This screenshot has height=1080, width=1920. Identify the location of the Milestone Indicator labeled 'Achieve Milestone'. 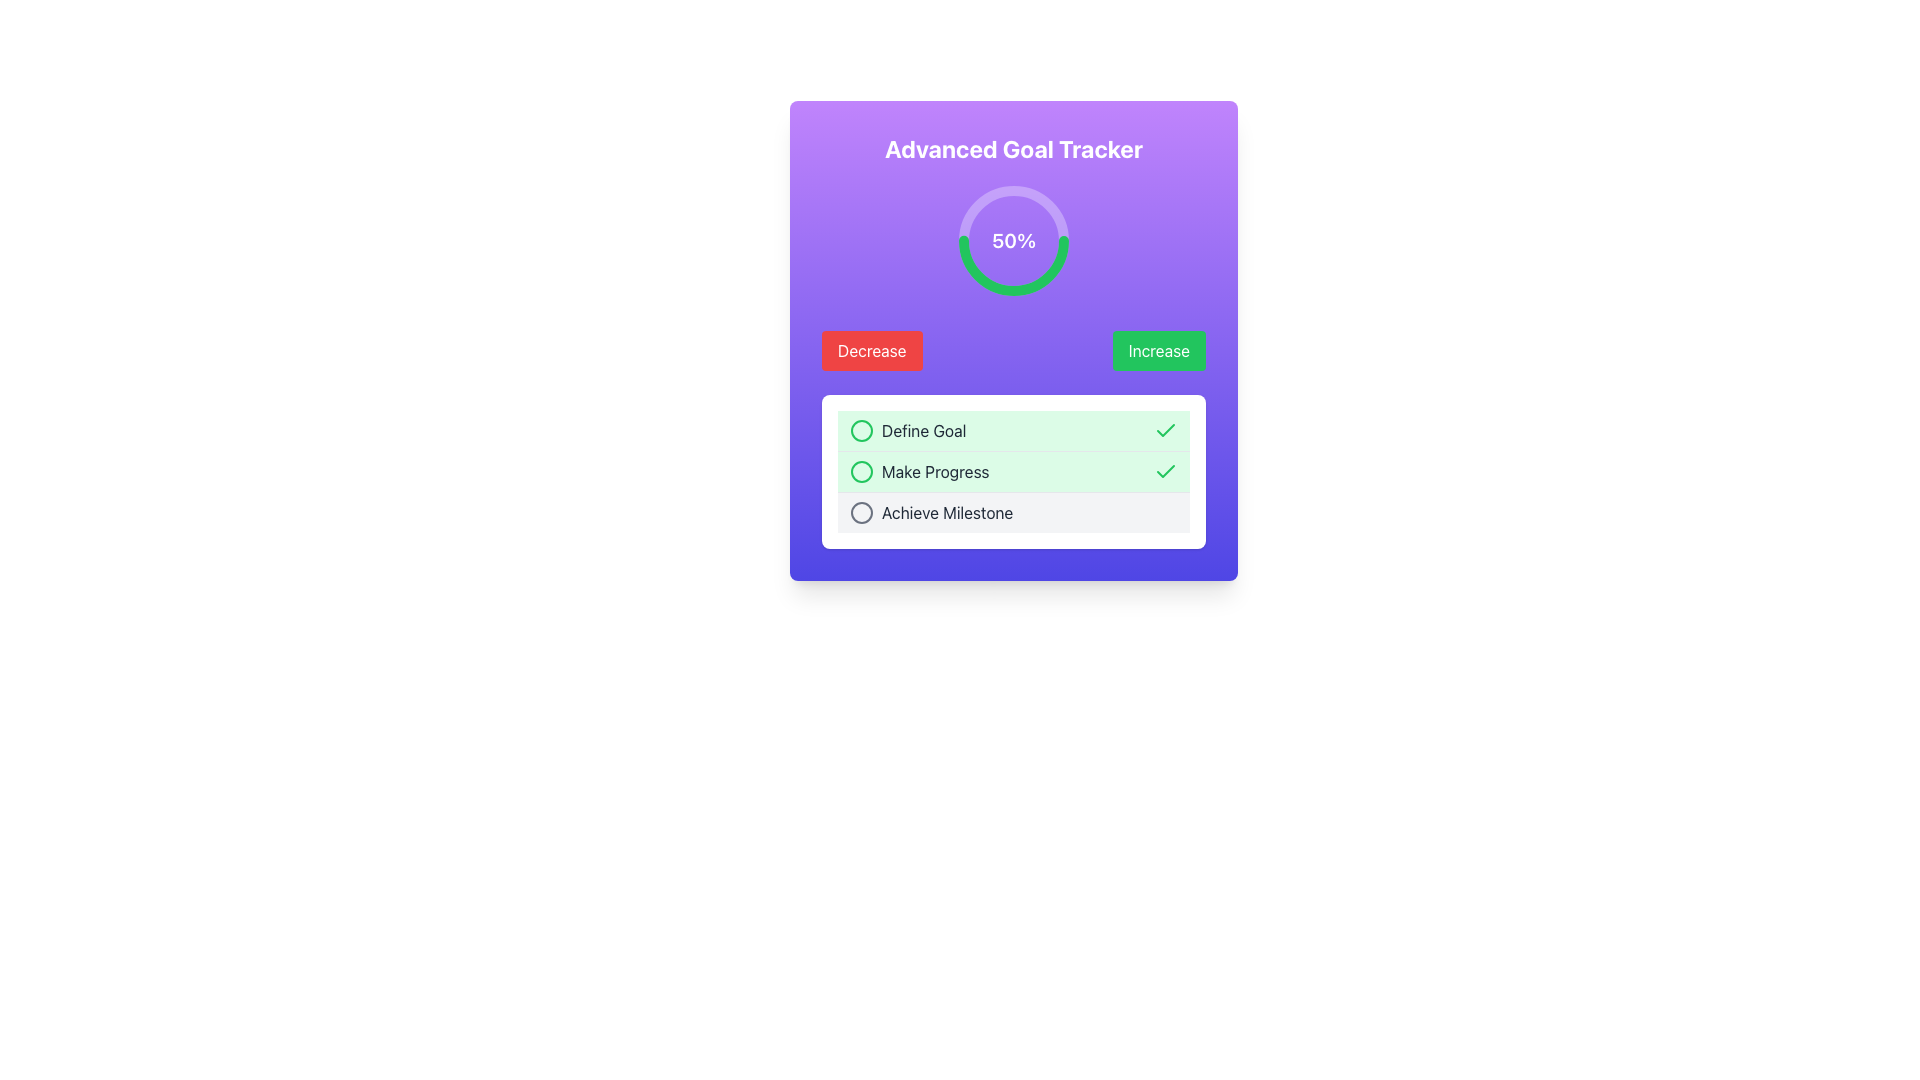
(1013, 511).